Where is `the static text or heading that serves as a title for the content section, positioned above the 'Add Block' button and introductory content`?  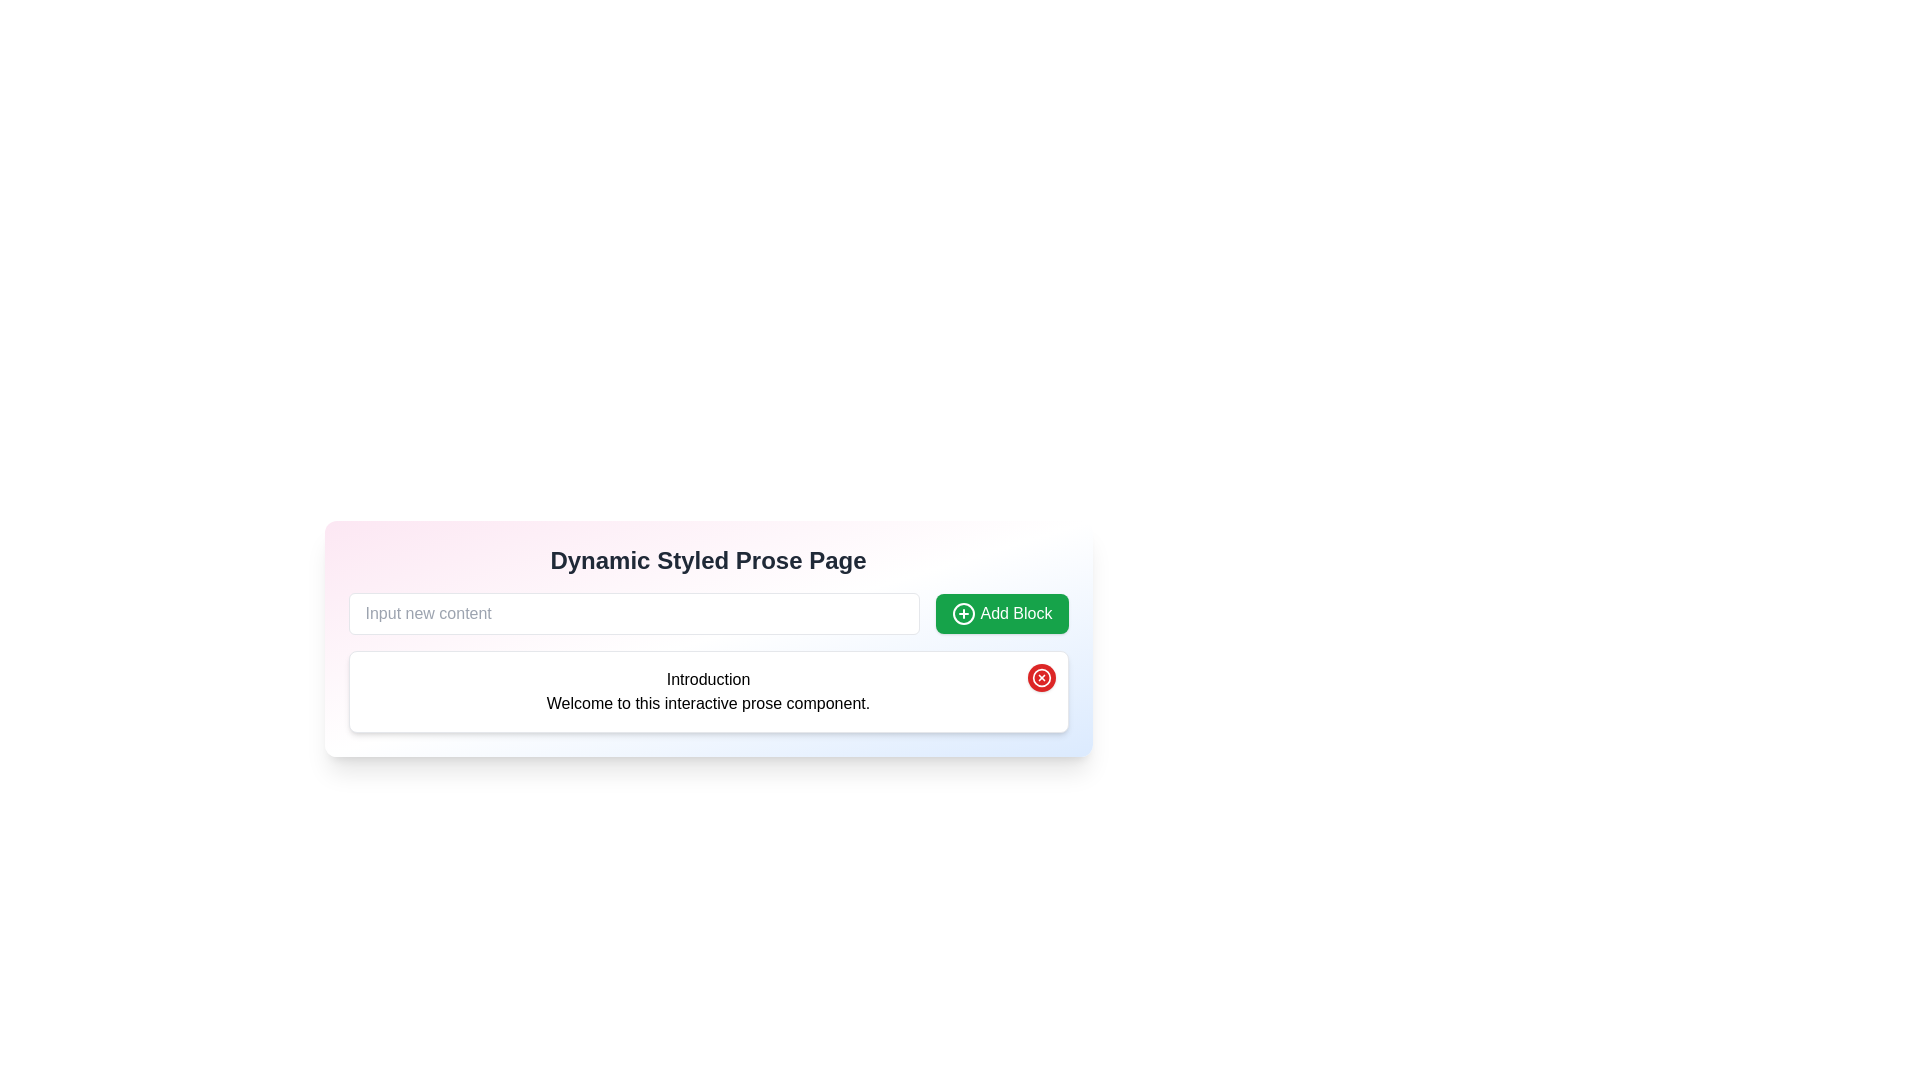 the static text or heading that serves as a title for the content section, positioned above the 'Add Block' button and introductory content is located at coordinates (708, 560).